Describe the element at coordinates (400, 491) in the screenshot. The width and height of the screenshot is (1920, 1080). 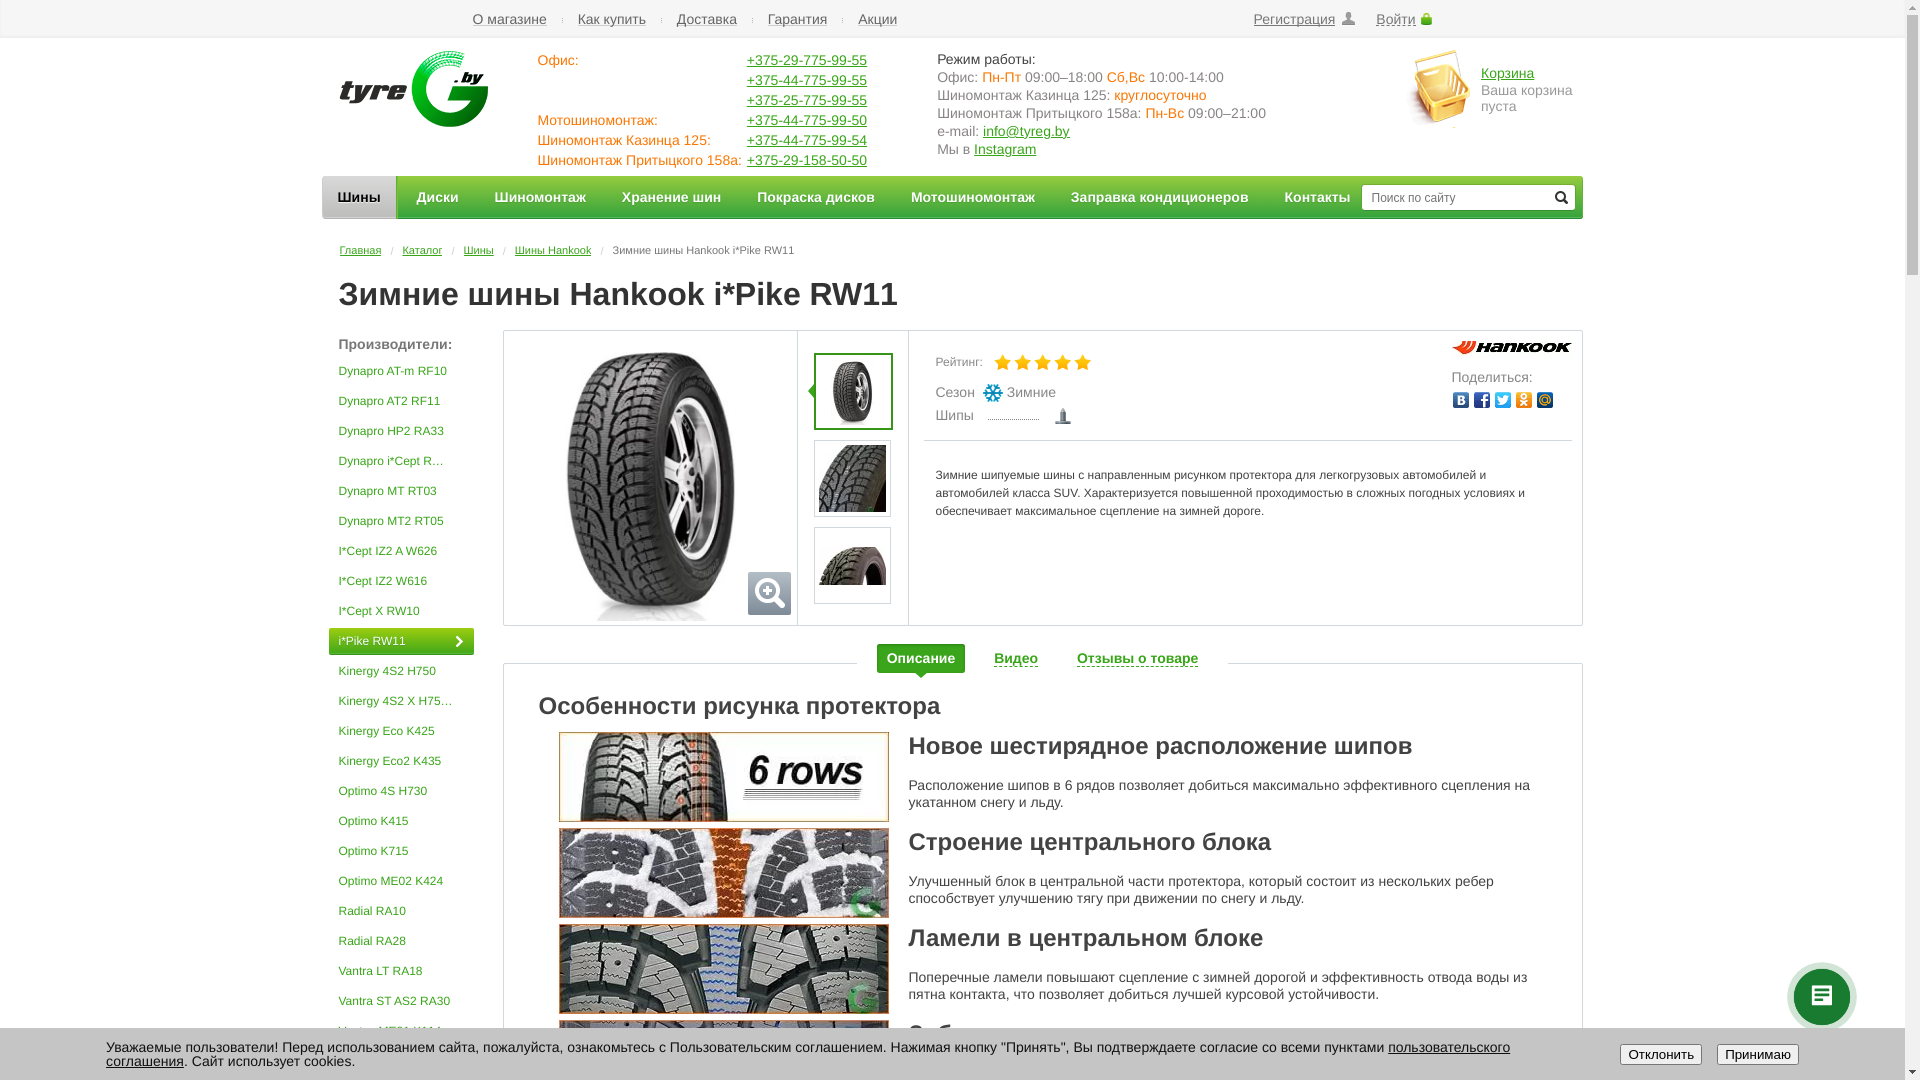
I see `'Dynapro MT RT03'` at that location.